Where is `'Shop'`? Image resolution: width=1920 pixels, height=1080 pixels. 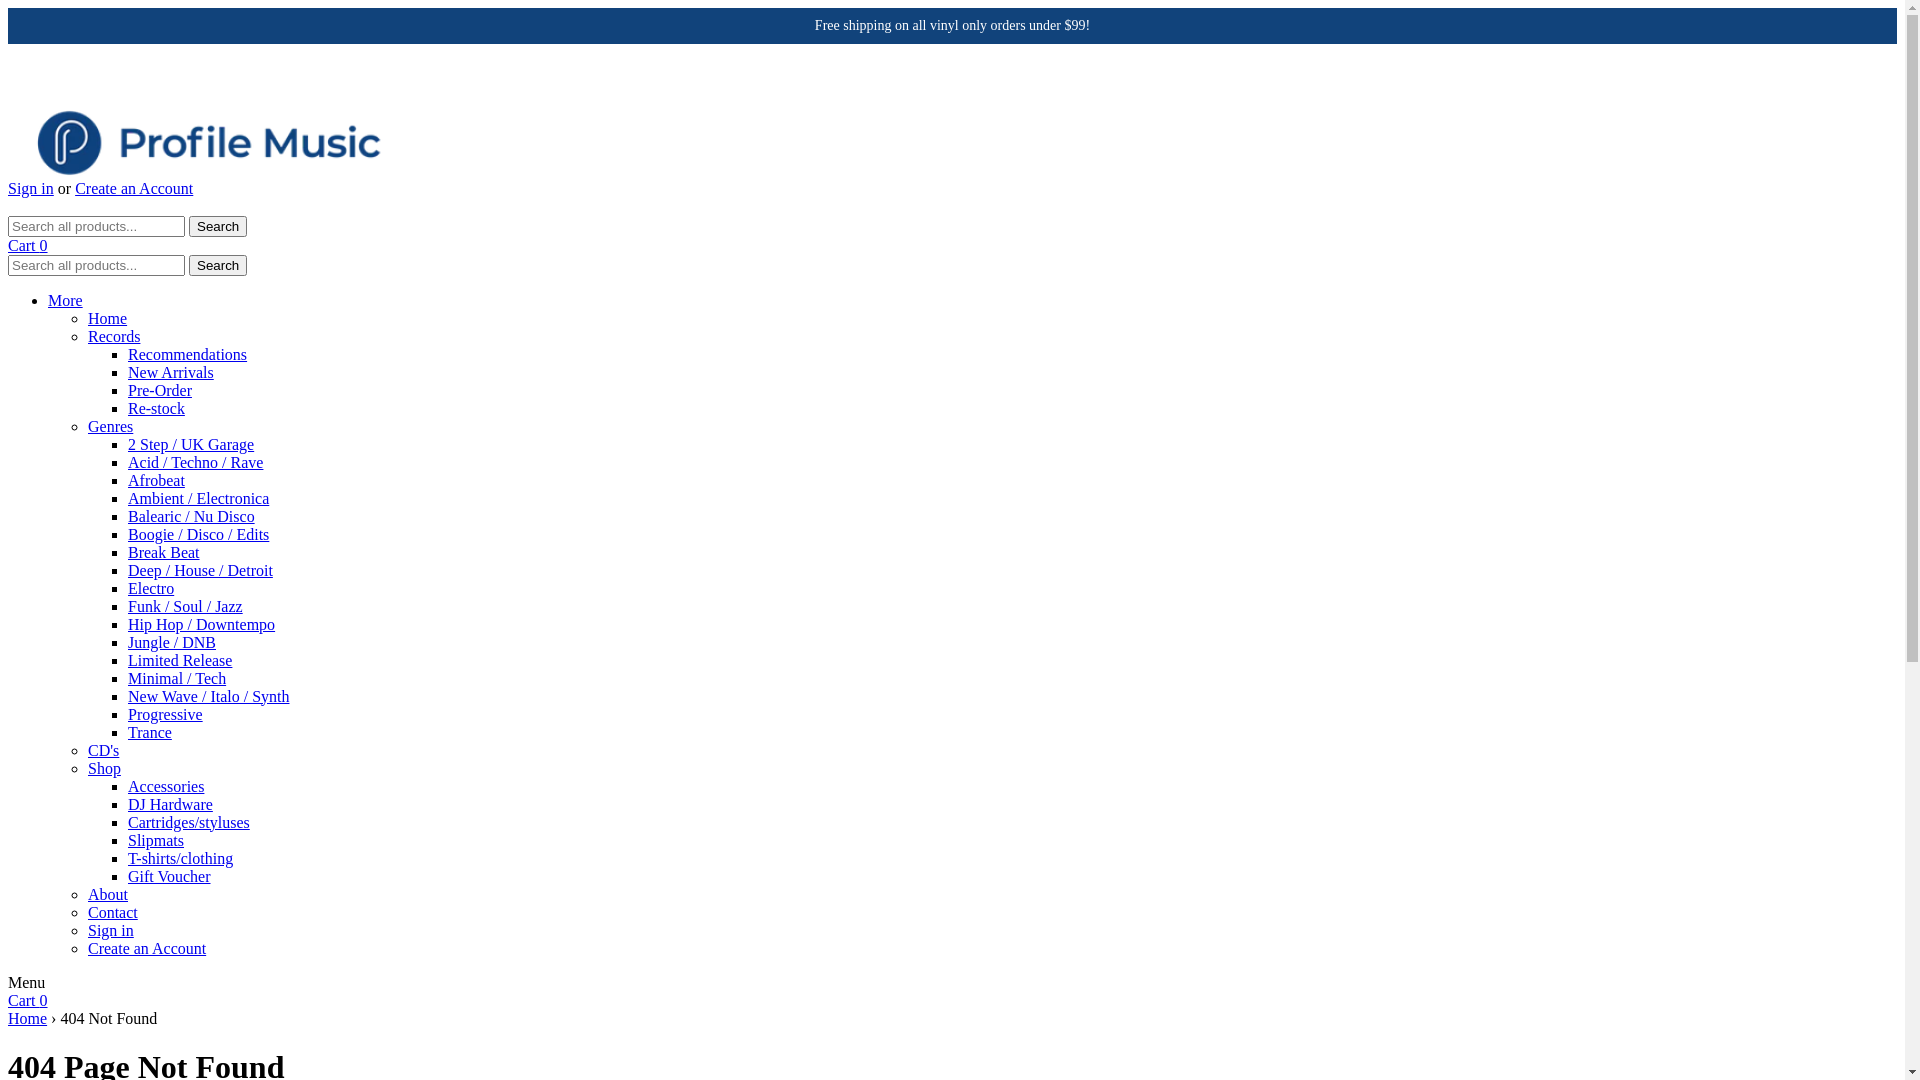
'Shop' is located at coordinates (103, 767).